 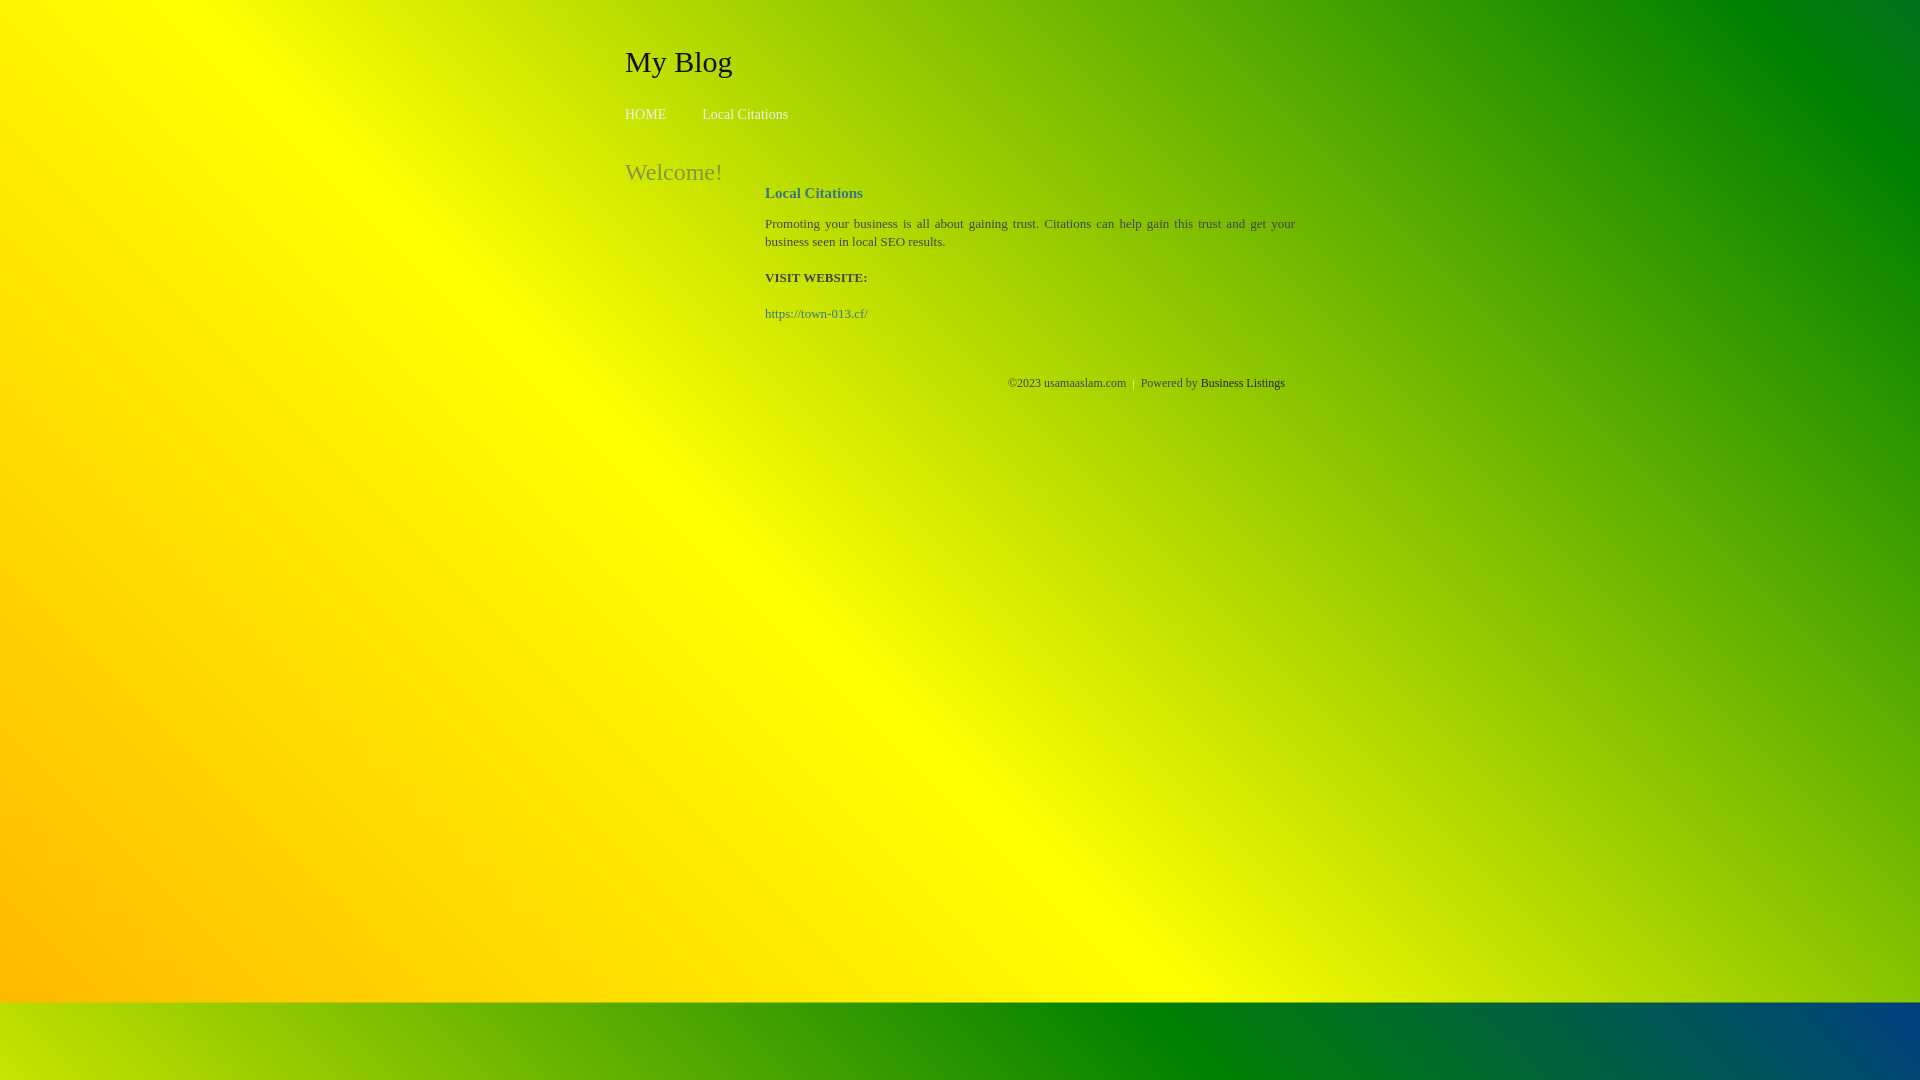 I want to click on 'Local Citations', so click(x=743, y=114).